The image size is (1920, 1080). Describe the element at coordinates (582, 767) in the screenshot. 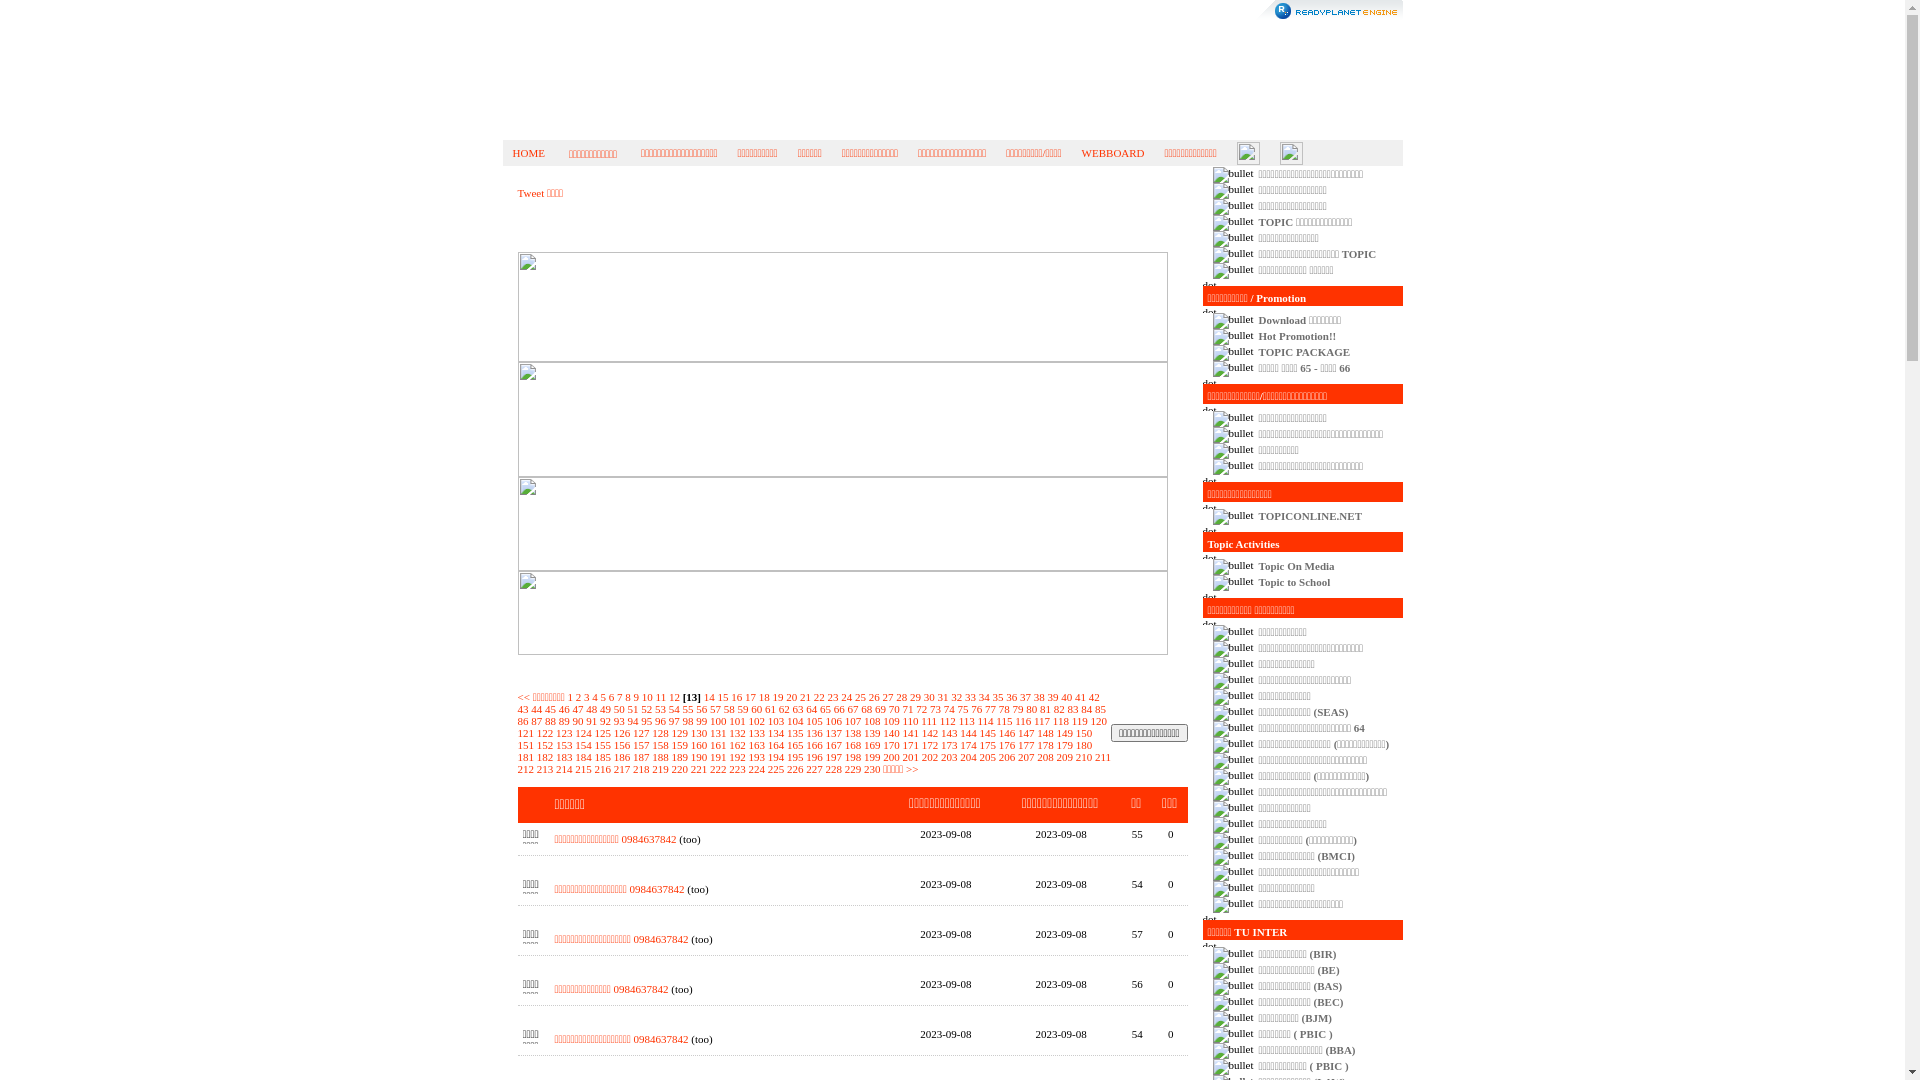

I see `'215'` at that location.